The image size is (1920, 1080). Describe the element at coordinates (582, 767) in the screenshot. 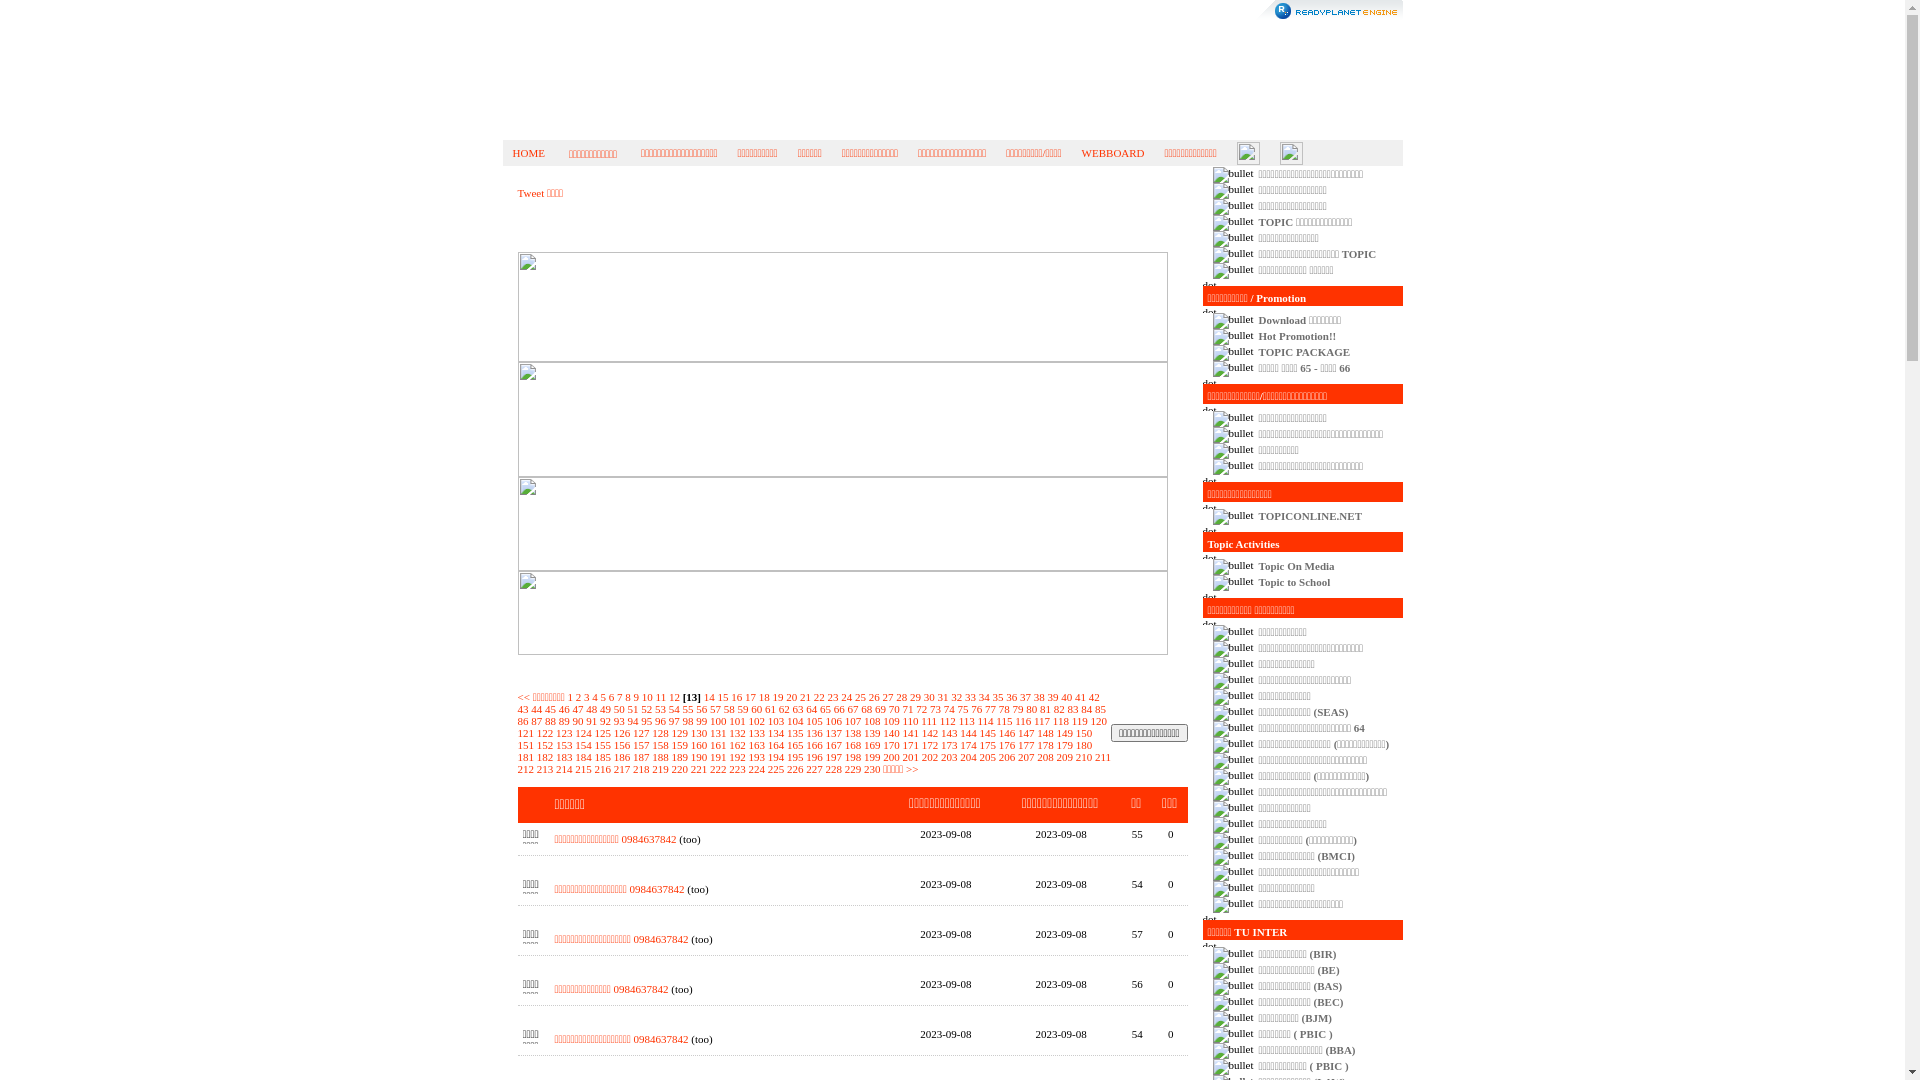

I see `'215'` at that location.